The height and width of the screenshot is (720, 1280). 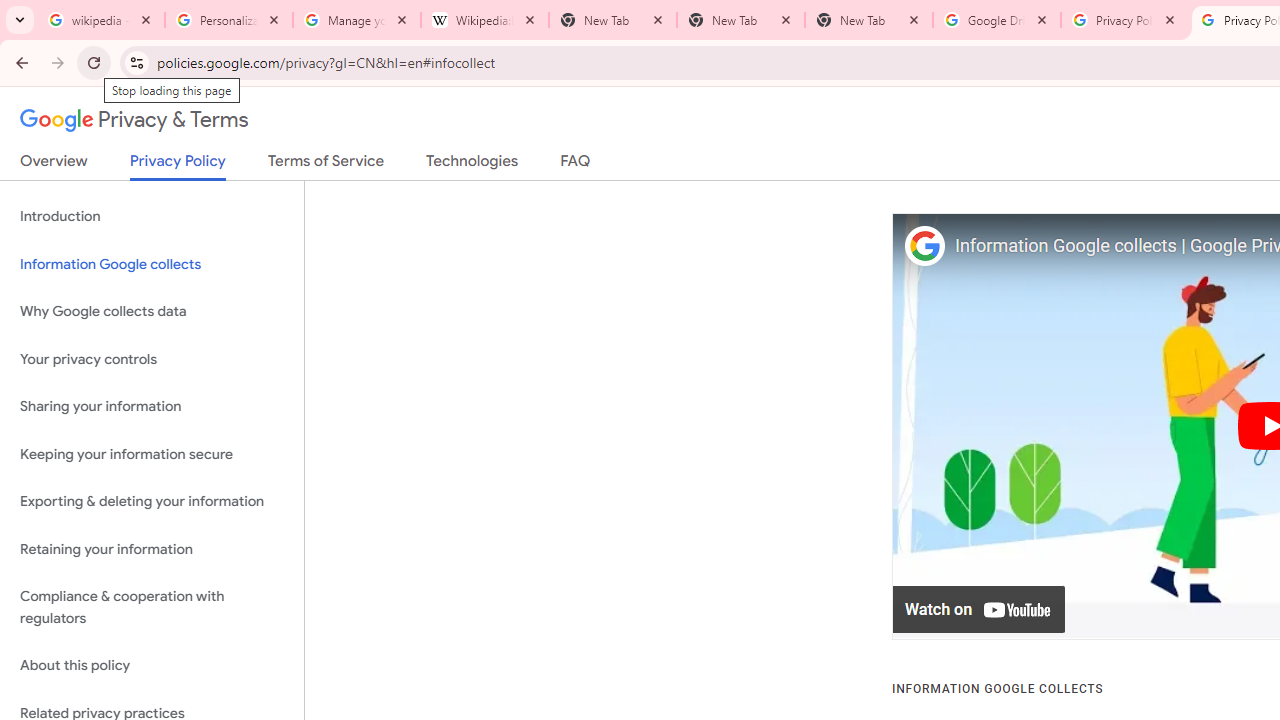 What do you see at coordinates (135, 61) in the screenshot?
I see `'View site information'` at bounding box center [135, 61].